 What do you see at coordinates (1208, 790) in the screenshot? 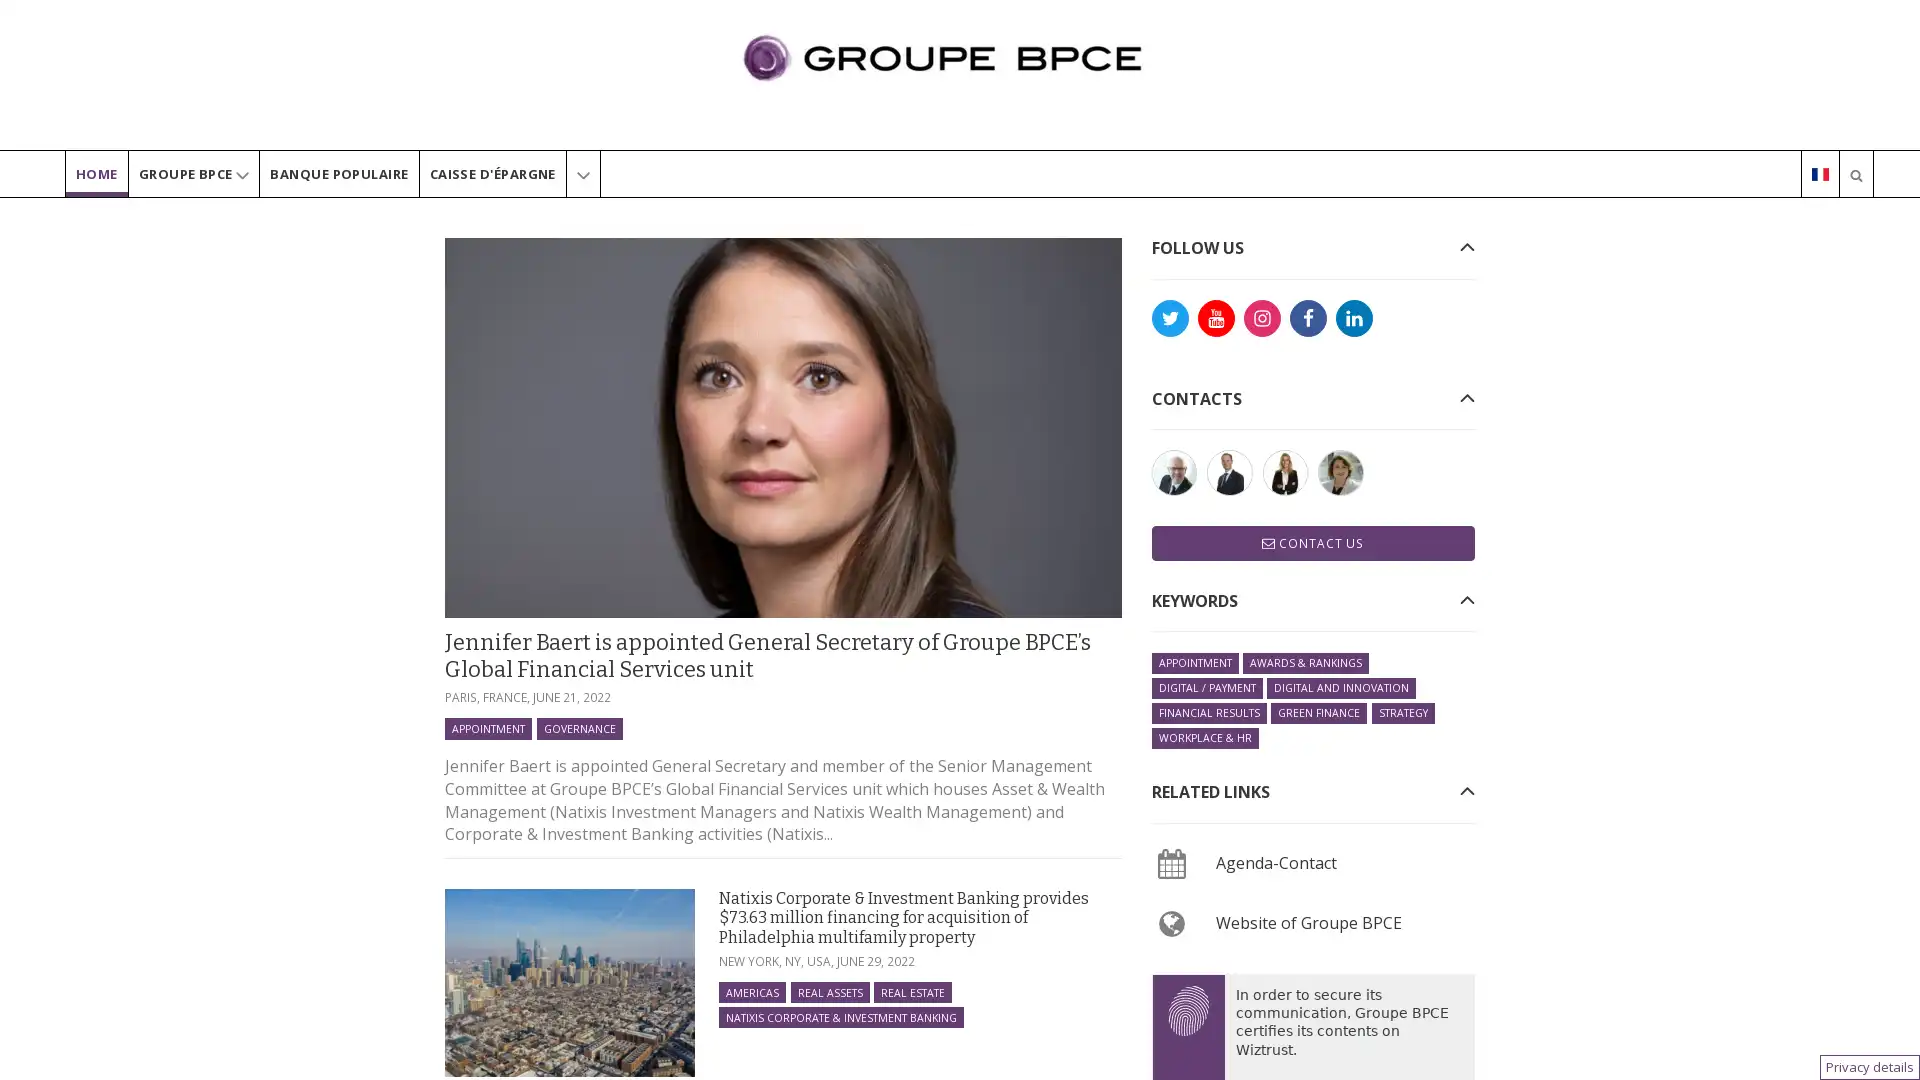
I see `RELATED LINKS` at bounding box center [1208, 790].